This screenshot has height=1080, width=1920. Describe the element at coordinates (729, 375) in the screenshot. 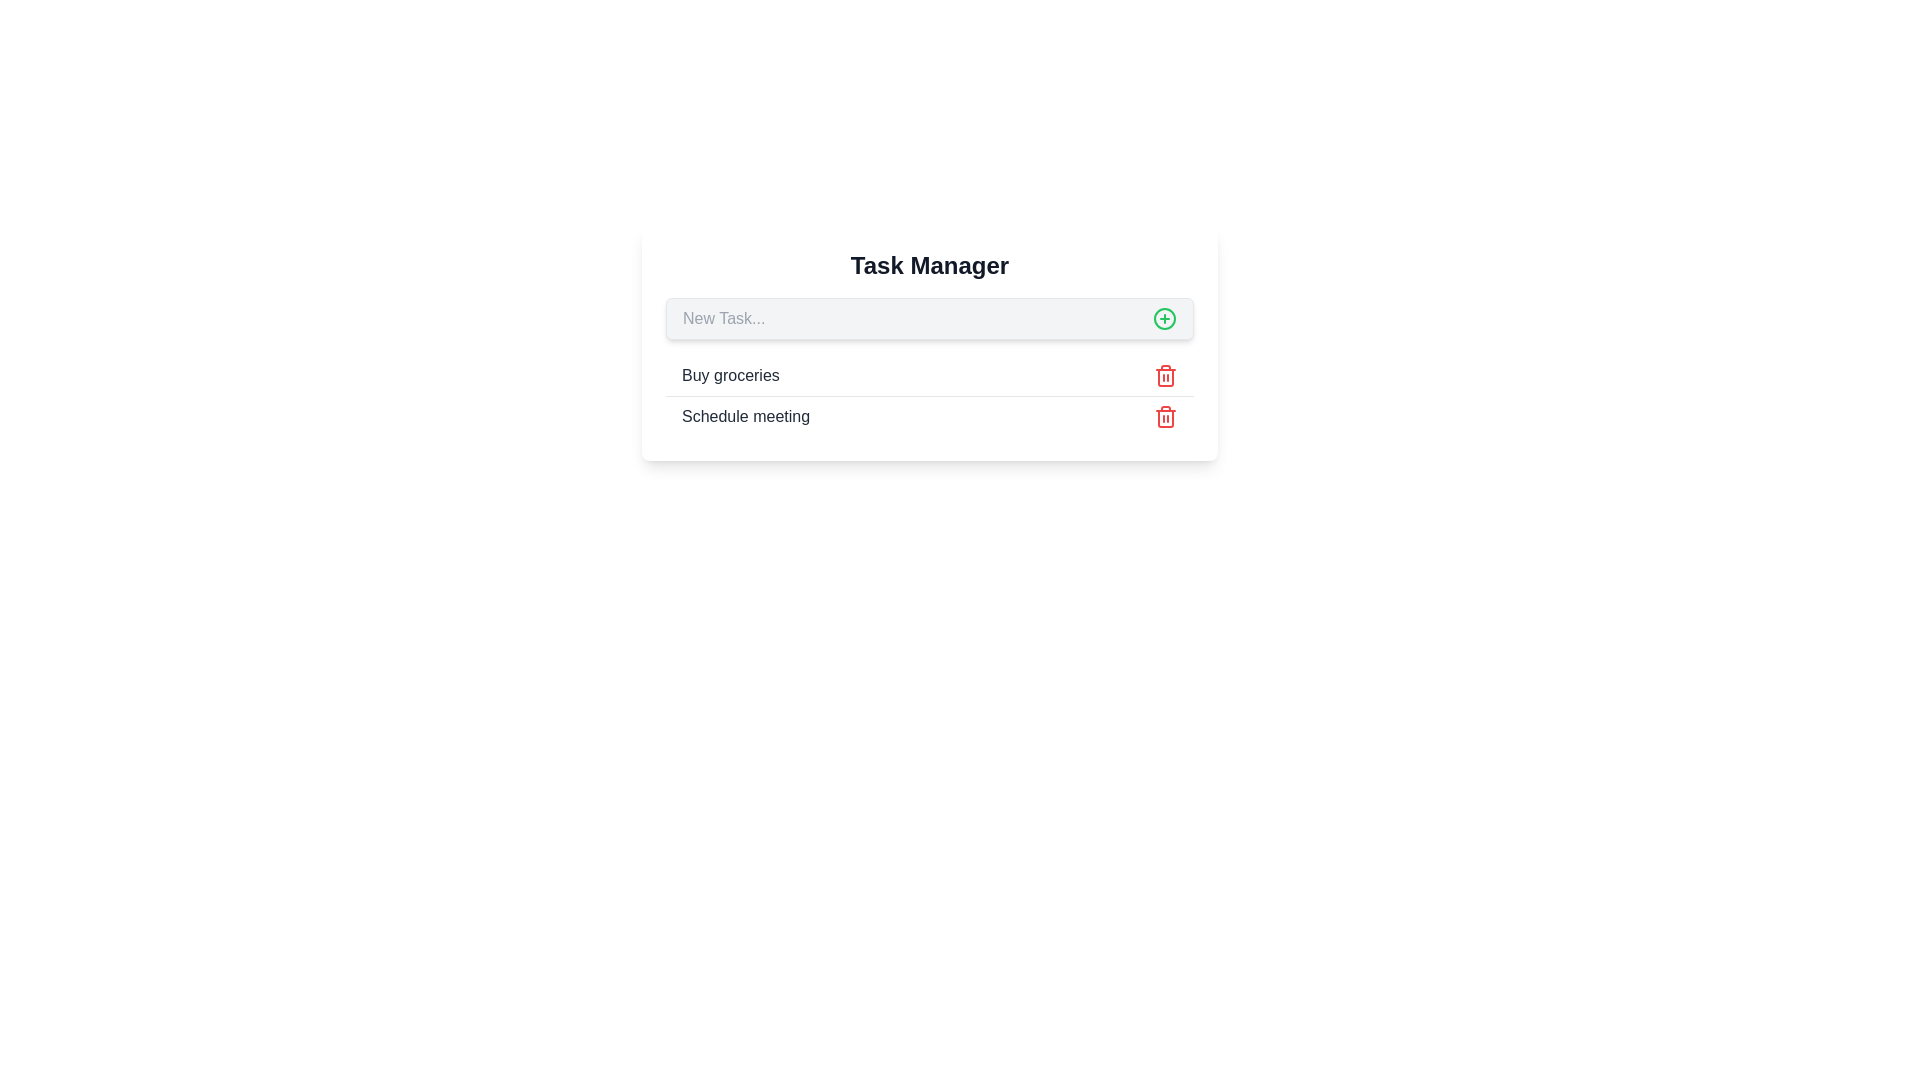

I see `the static text element displaying 'Buy groceries' in the task list of the Task Manager interface` at that location.